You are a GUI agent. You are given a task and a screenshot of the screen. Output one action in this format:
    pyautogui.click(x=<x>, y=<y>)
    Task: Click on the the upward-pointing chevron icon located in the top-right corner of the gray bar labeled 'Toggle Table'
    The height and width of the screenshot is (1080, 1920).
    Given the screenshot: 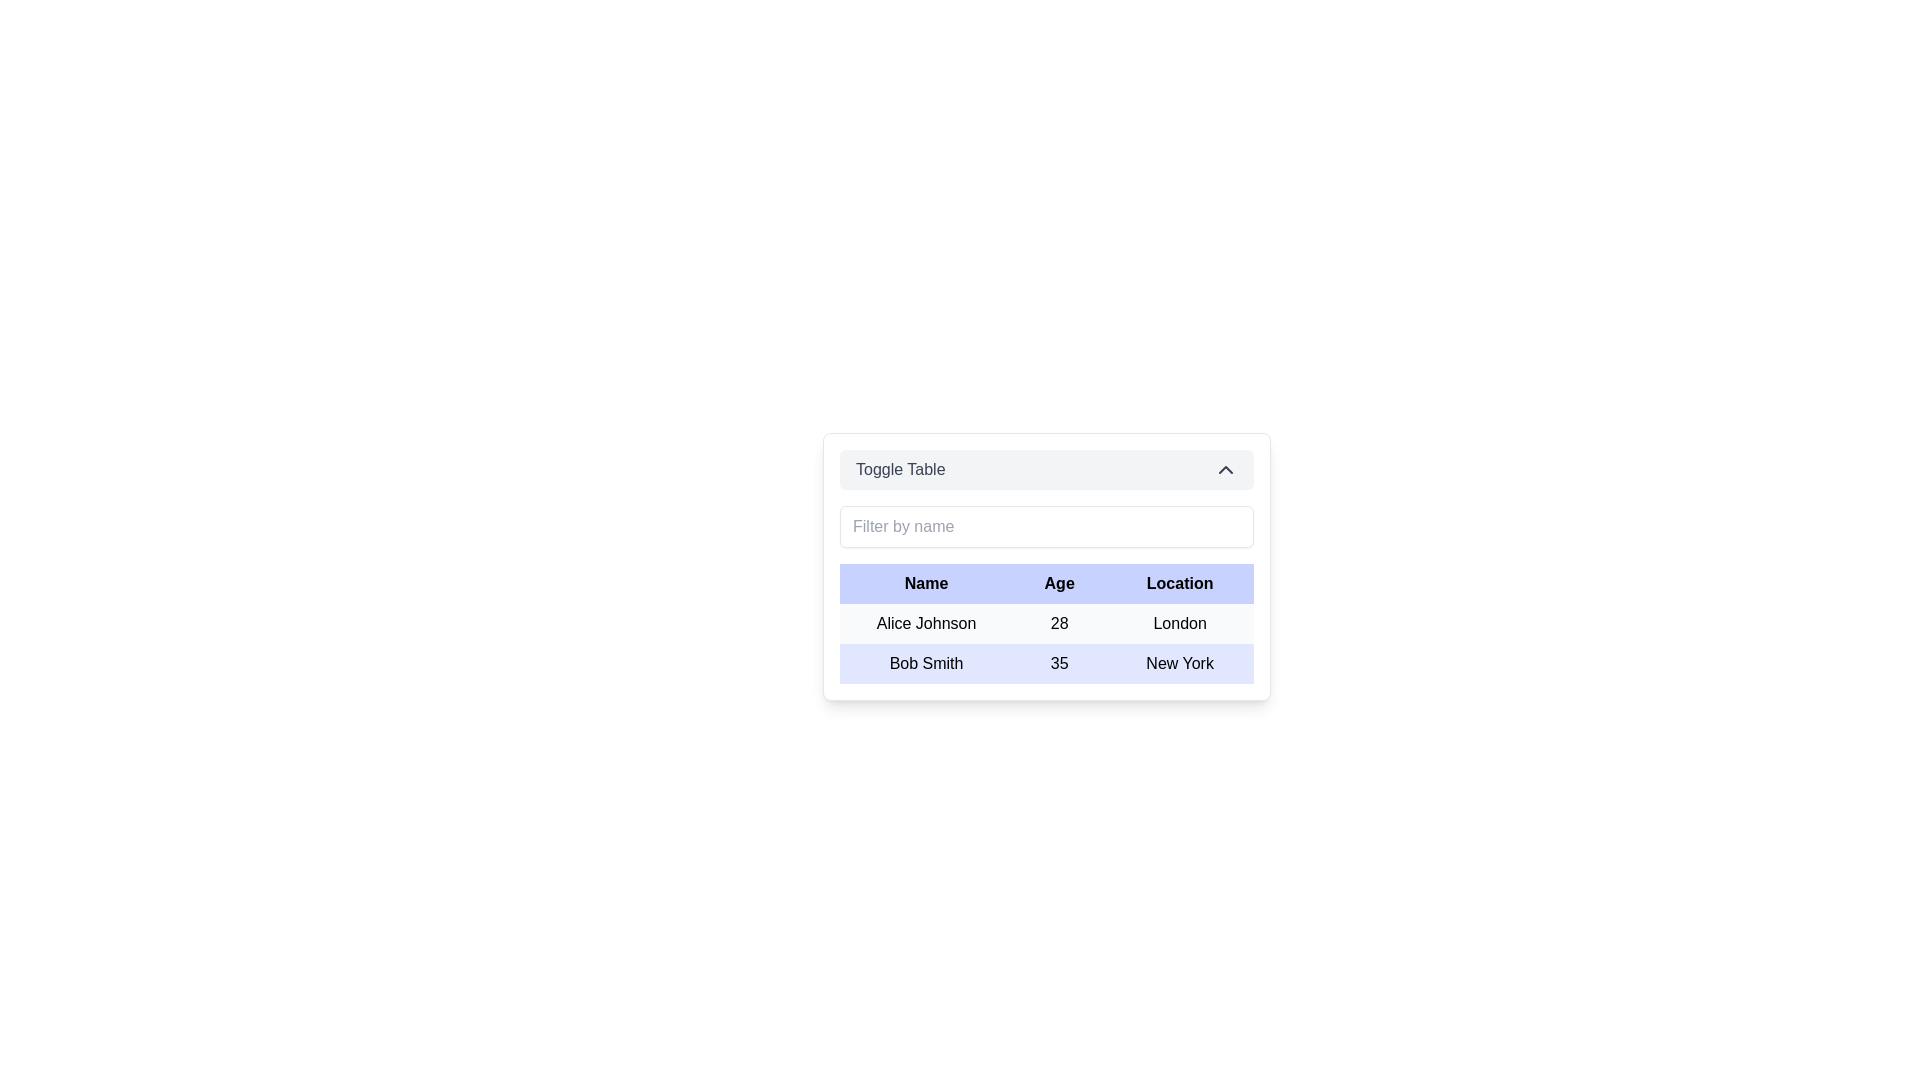 What is the action you would take?
    pyautogui.click(x=1224, y=470)
    